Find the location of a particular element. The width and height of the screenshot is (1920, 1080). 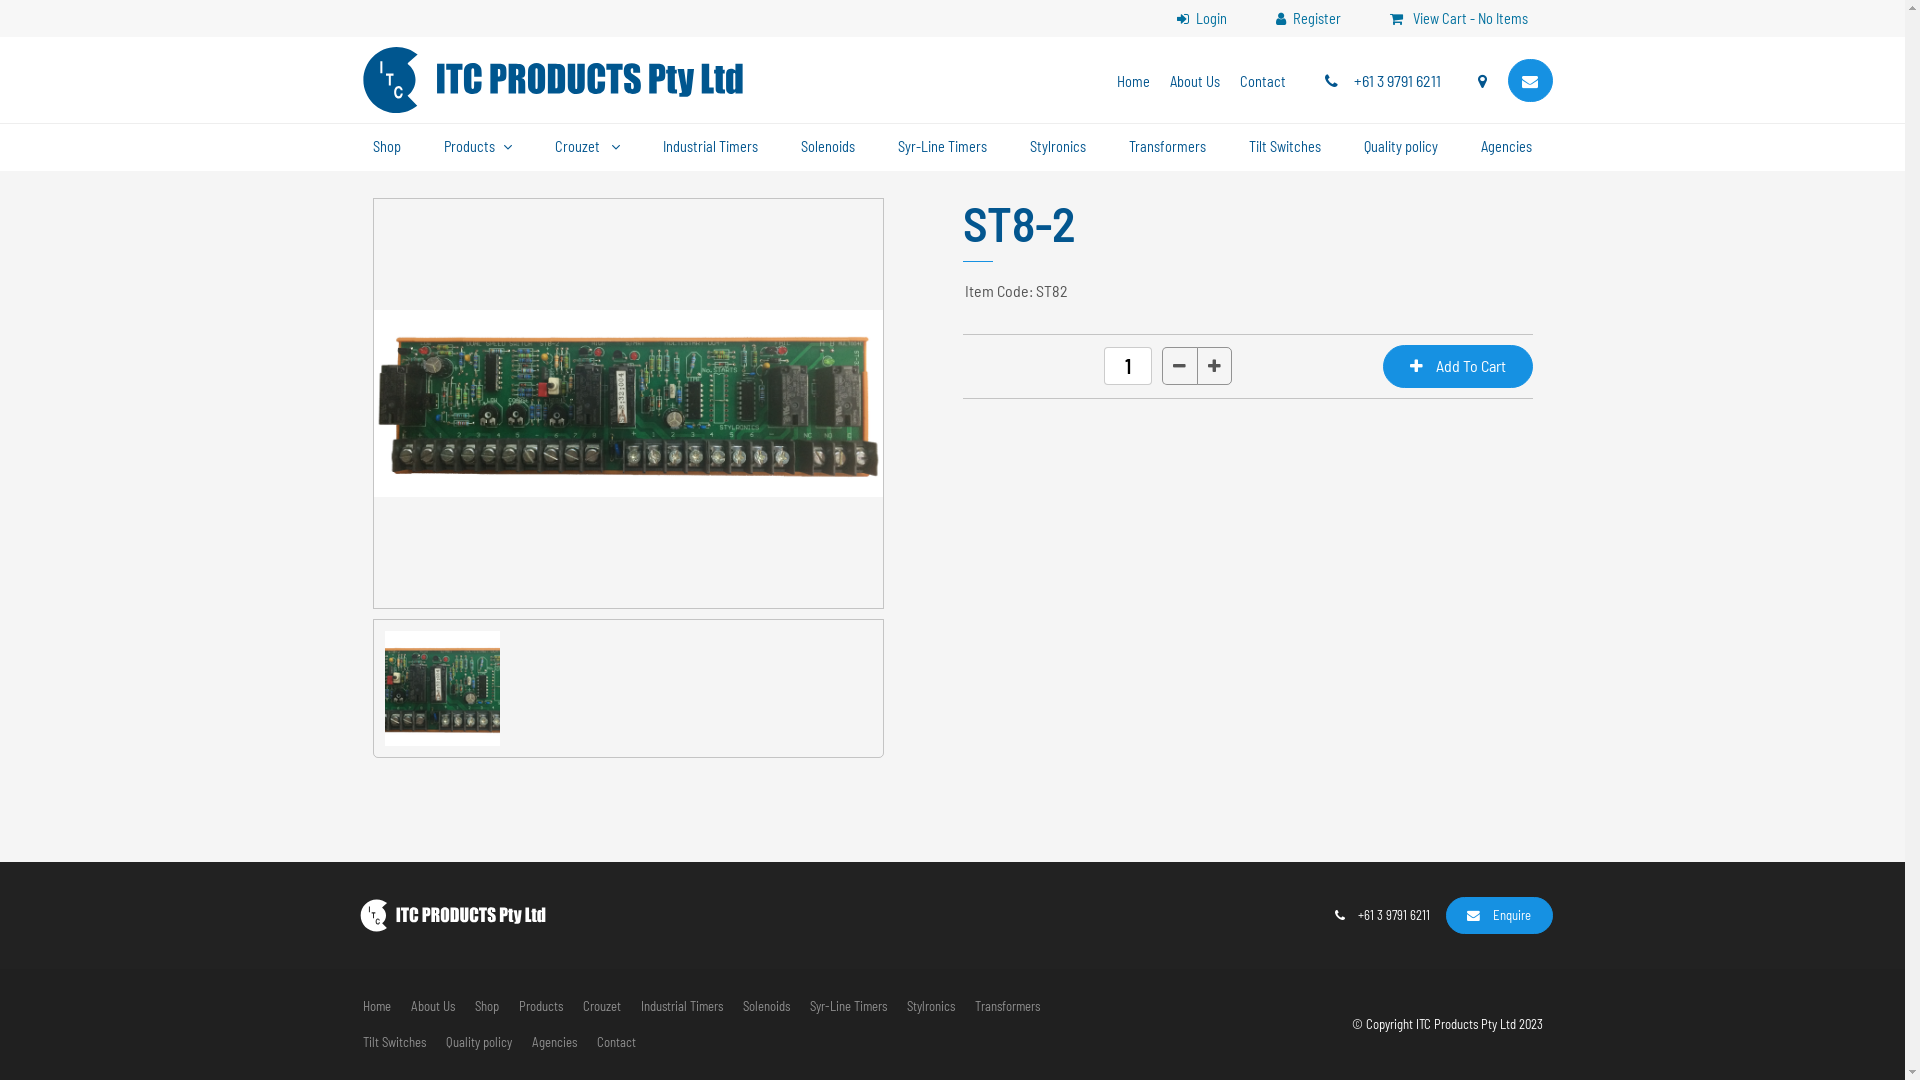

'Home' is located at coordinates (375, 1006).